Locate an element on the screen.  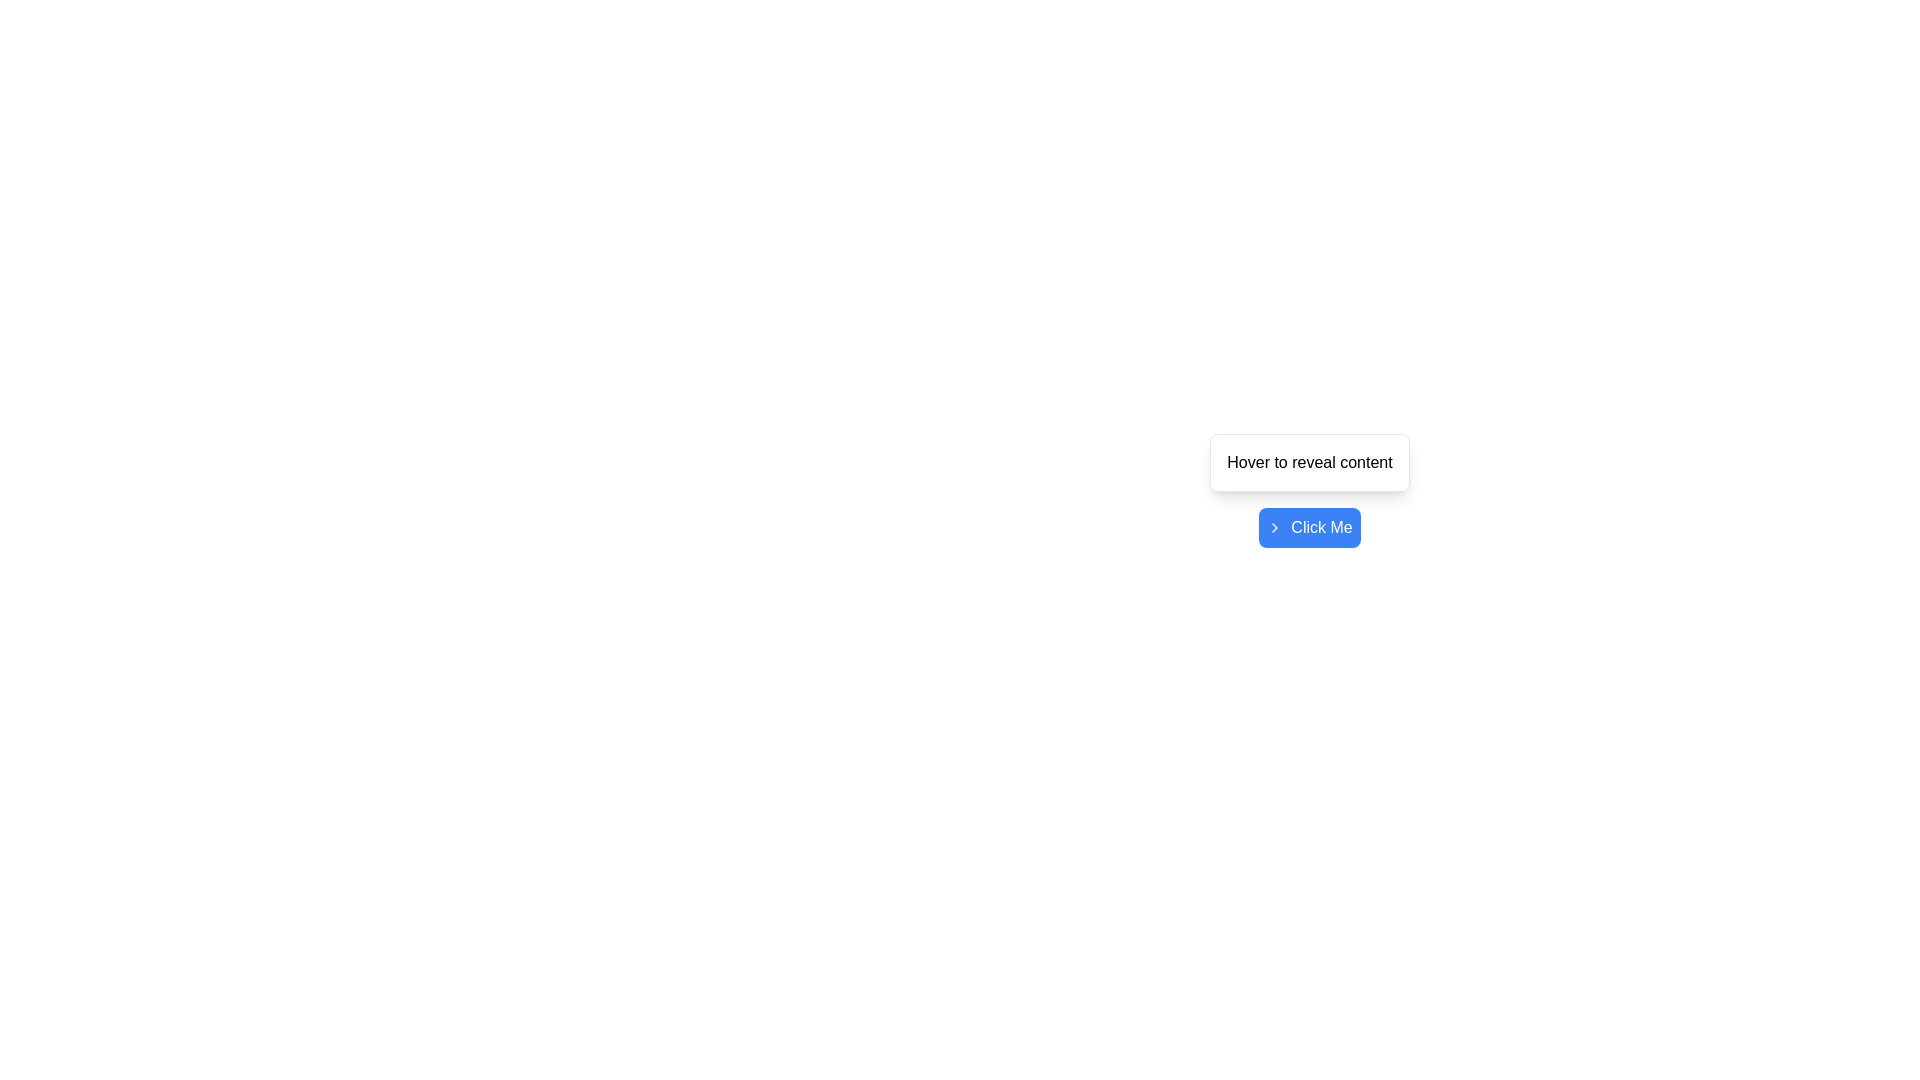
the right-pointing chevron icon inside the 'Click Me' button, which is styled with a blue background and rounded corners is located at coordinates (1274, 527).